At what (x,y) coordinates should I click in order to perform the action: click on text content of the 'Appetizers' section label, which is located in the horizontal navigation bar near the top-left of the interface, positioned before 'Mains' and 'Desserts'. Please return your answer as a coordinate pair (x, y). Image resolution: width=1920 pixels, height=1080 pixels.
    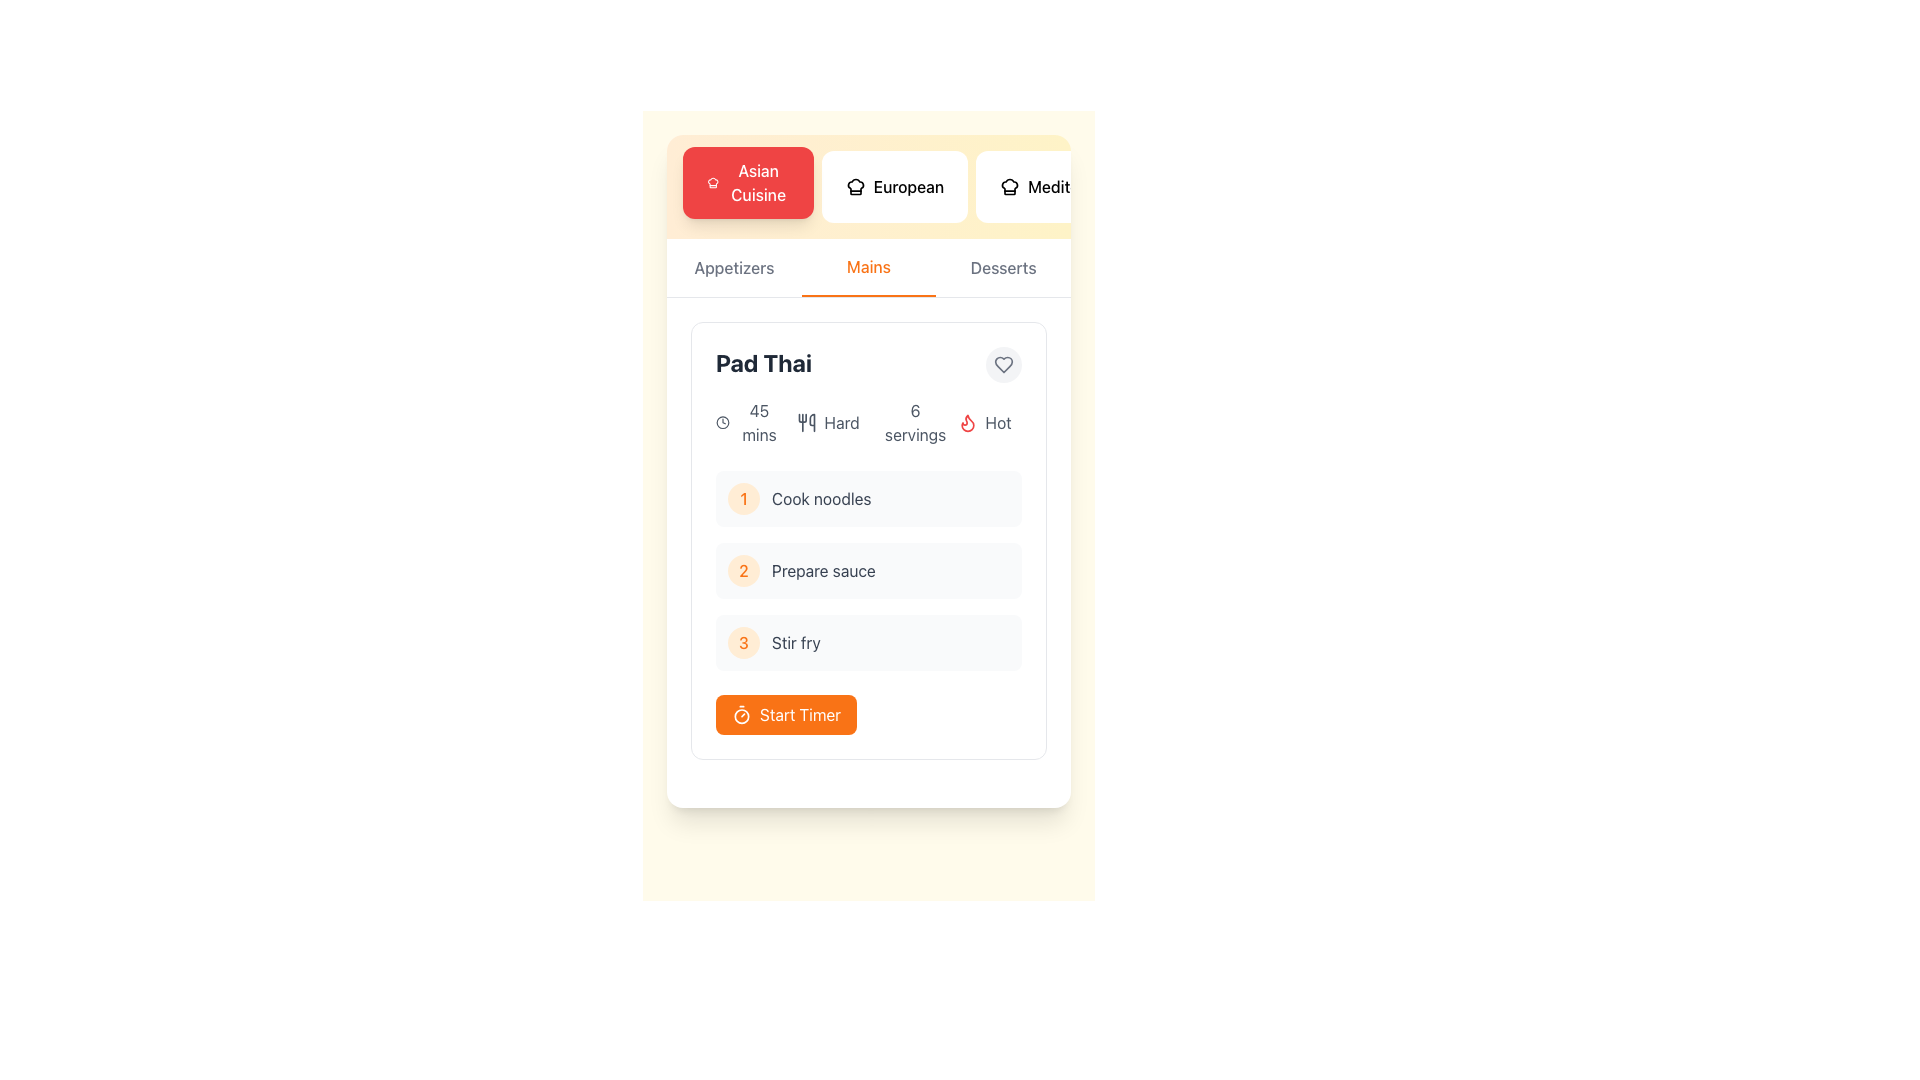
    Looking at the image, I should click on (733, 266).